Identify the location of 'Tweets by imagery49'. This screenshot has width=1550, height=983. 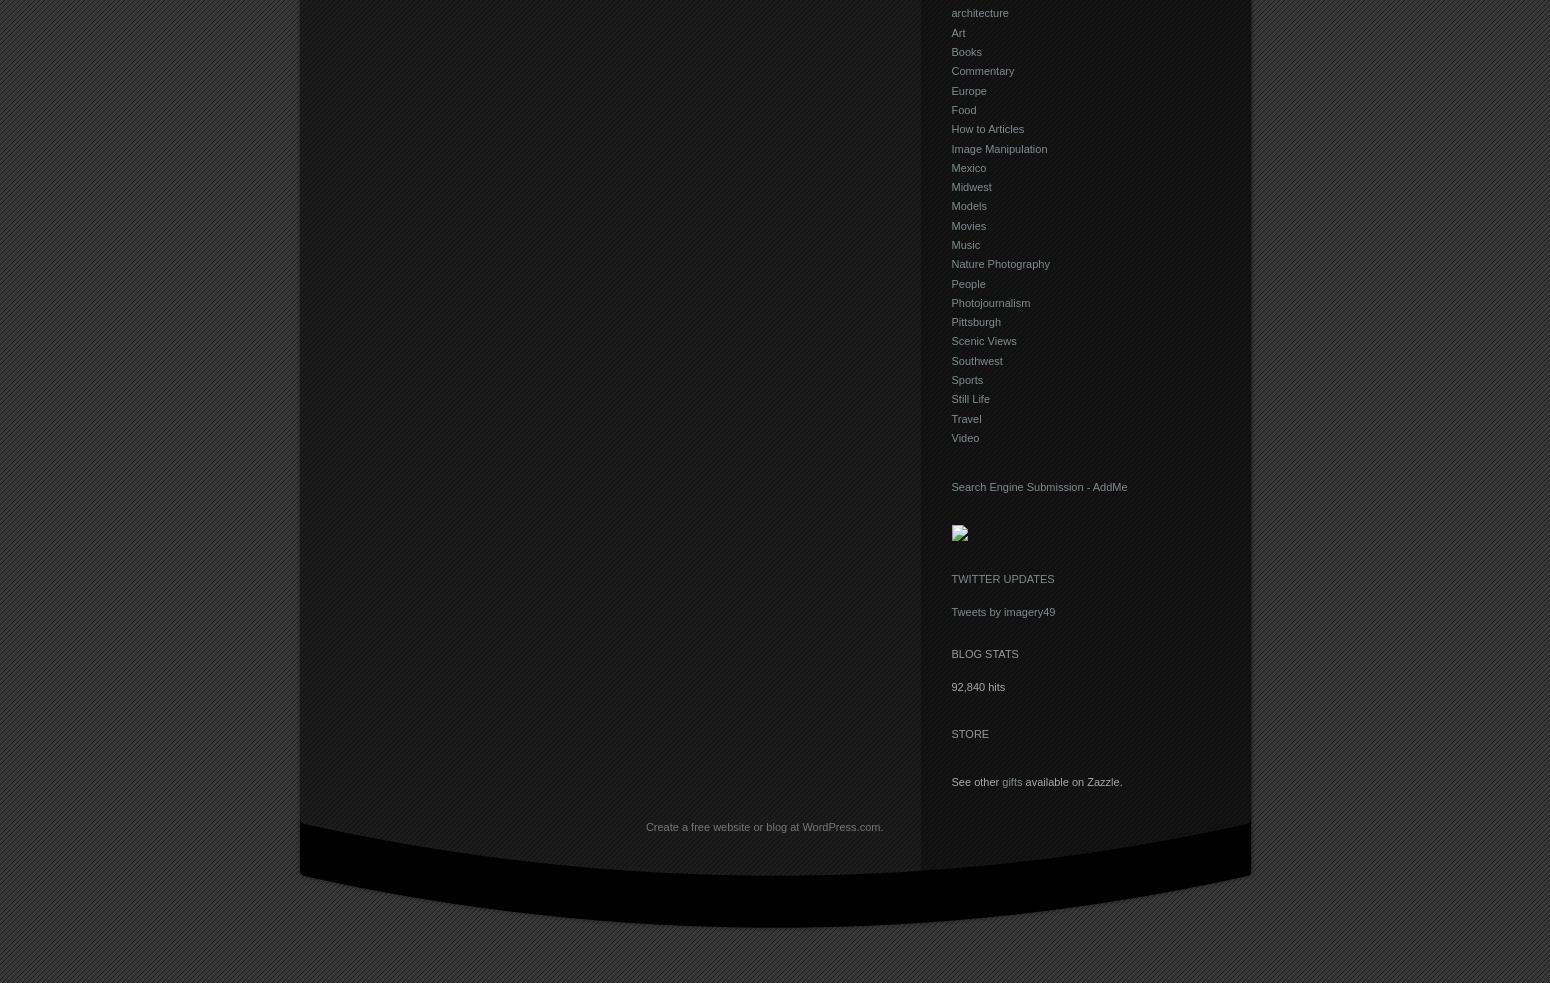
(1002, 611).